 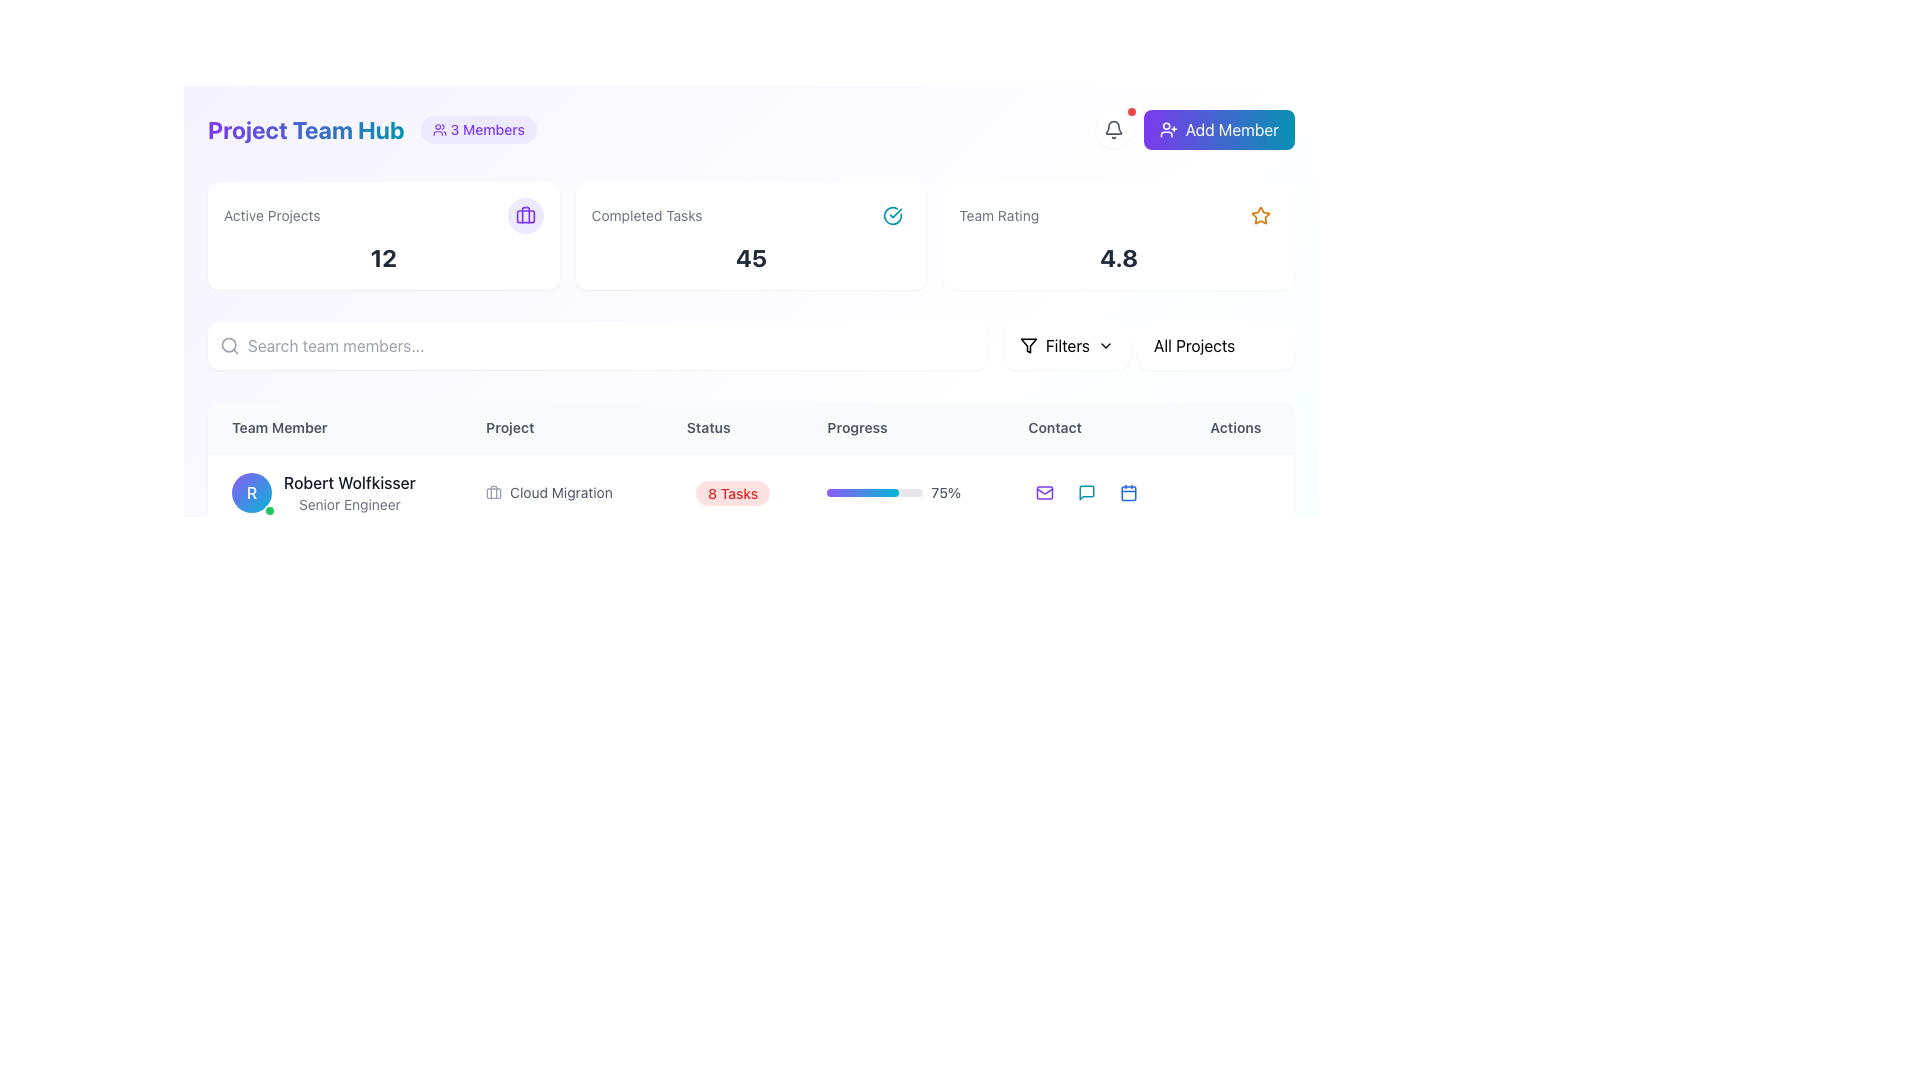 I want to click on the small purple icon depicting a group of people, located to the left of the text '3 Members', in the top-left section of the interface, so click(x=438, y=130).